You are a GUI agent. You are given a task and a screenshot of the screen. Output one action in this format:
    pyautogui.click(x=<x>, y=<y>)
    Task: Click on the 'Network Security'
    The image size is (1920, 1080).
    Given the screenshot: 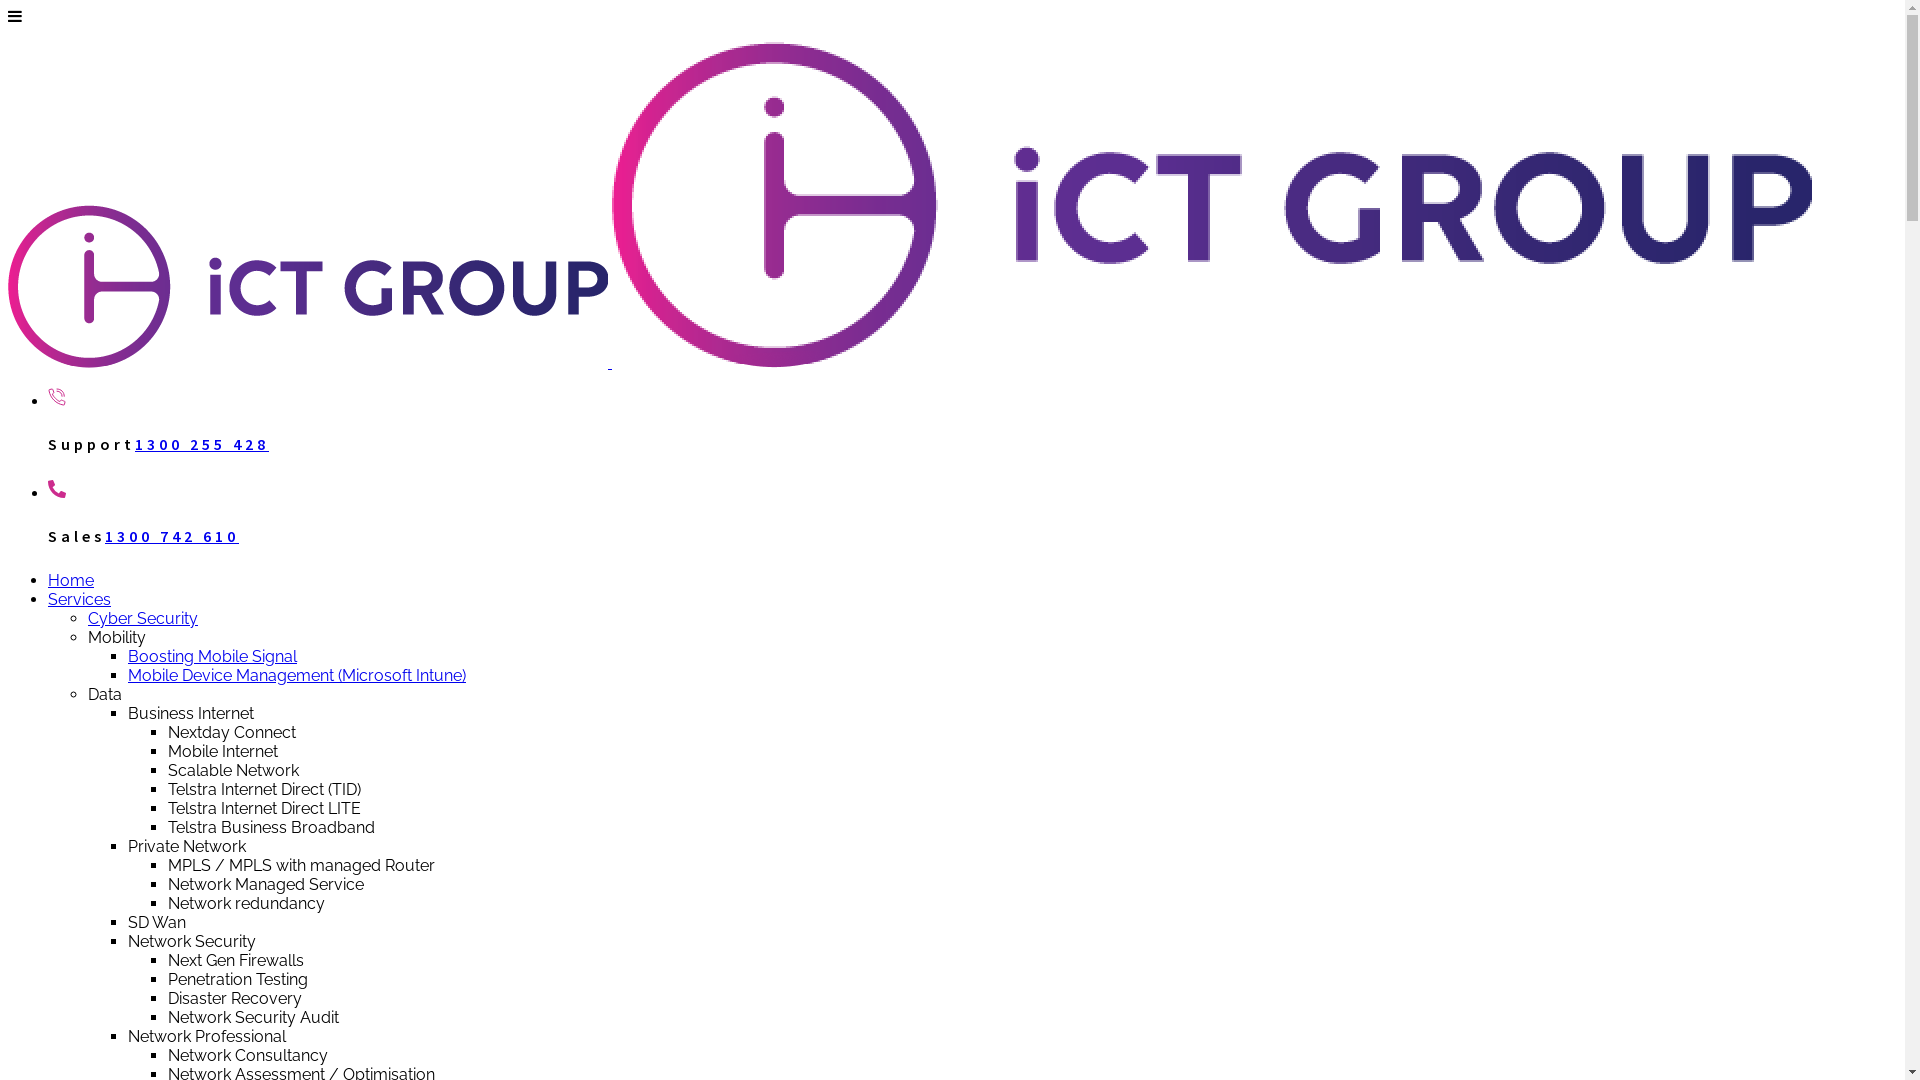 What is the action you would take?
    pyautogui.click(x=192, y=941)
    